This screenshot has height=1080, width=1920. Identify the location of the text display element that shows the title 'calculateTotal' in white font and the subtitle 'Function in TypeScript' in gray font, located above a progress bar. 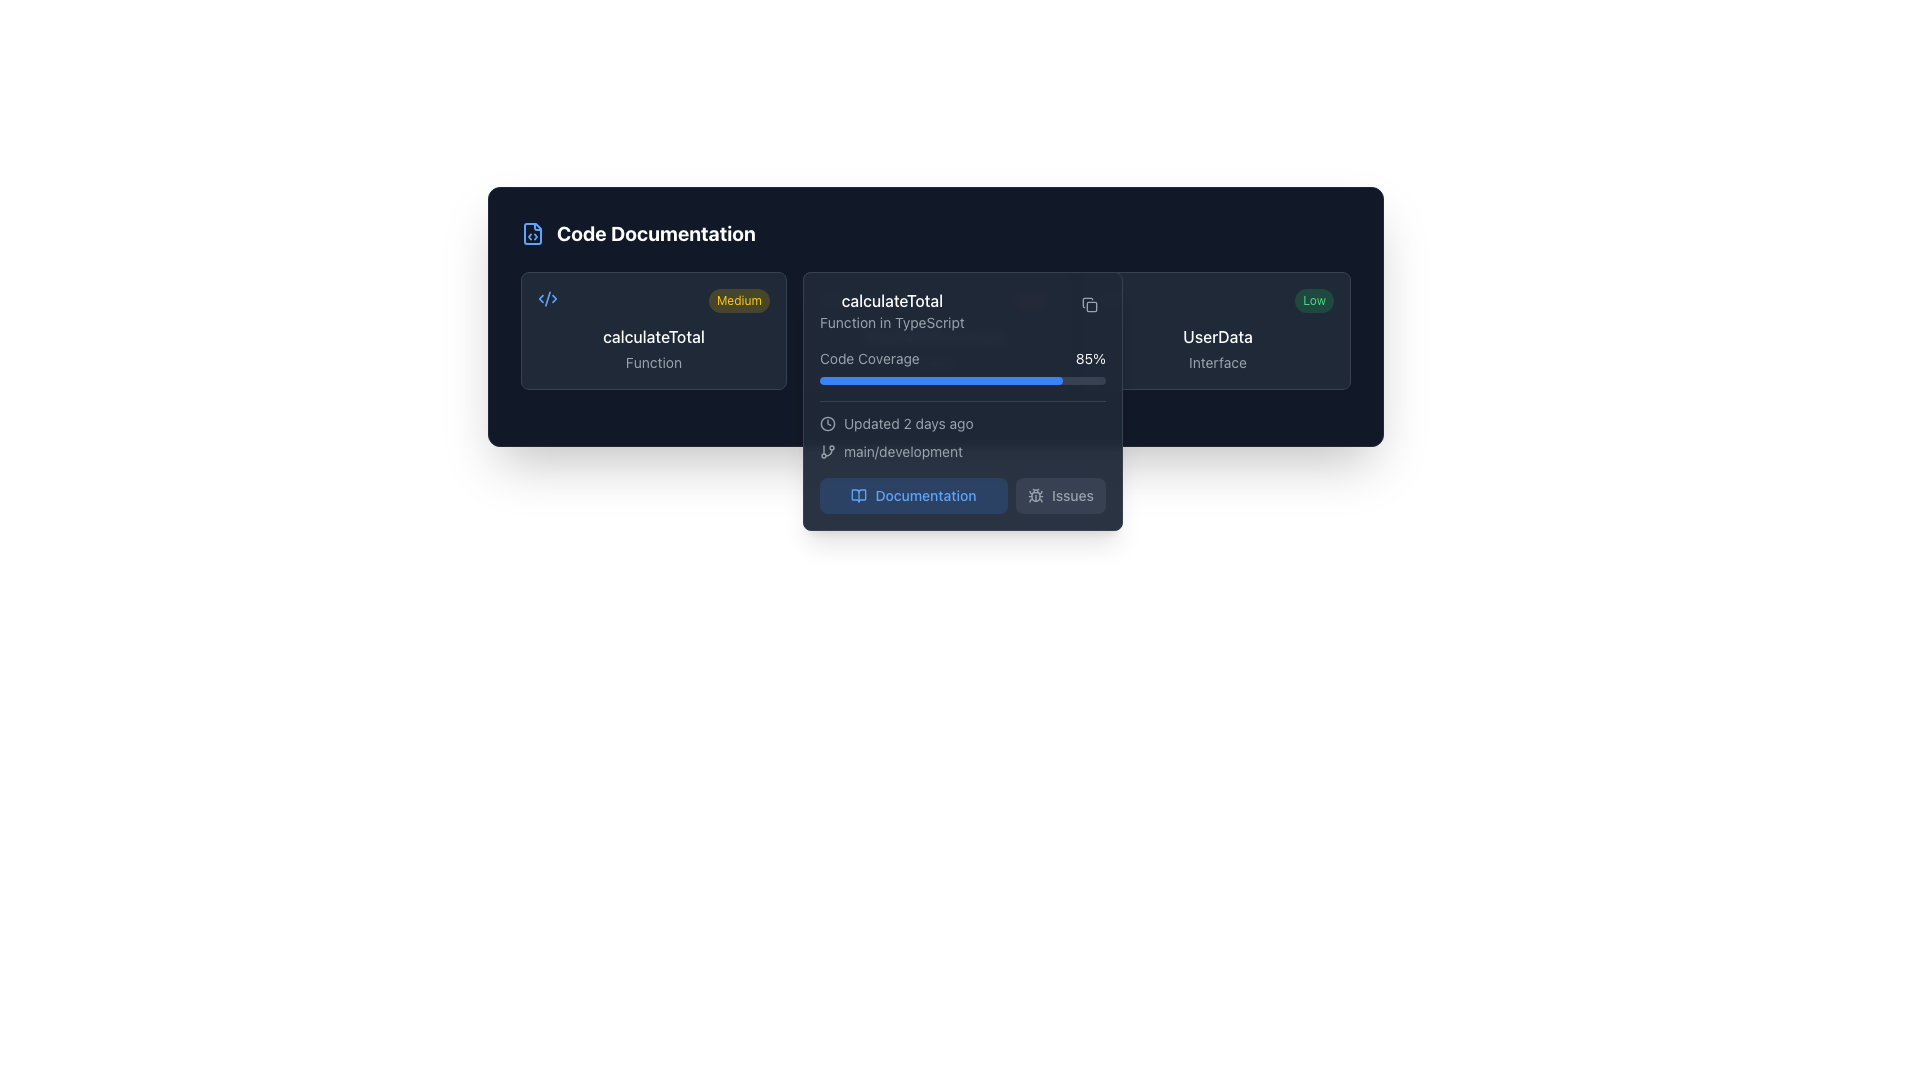
(891, 311).